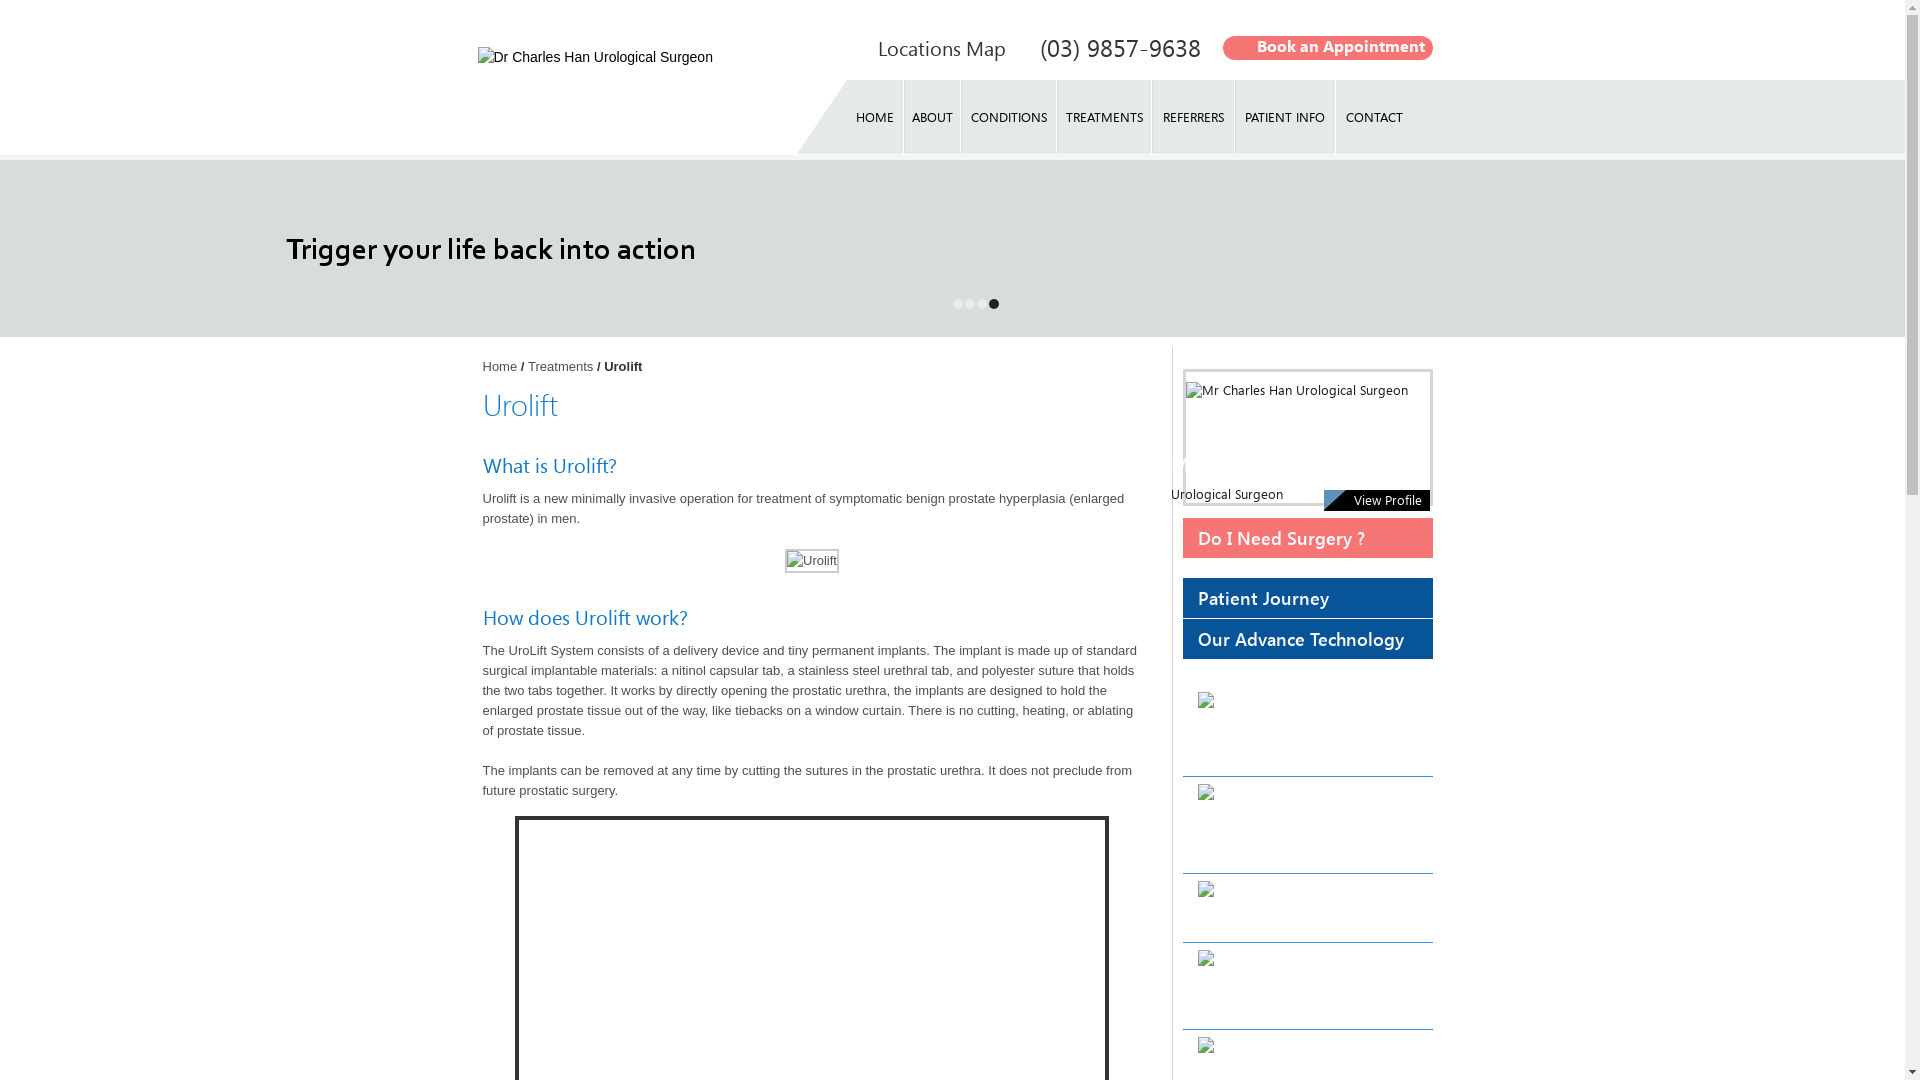  What do you see at coordinates (1286, 116) in the screenshot?
I see `'PATIENT INFO'` at bounding box center [1286, 116].